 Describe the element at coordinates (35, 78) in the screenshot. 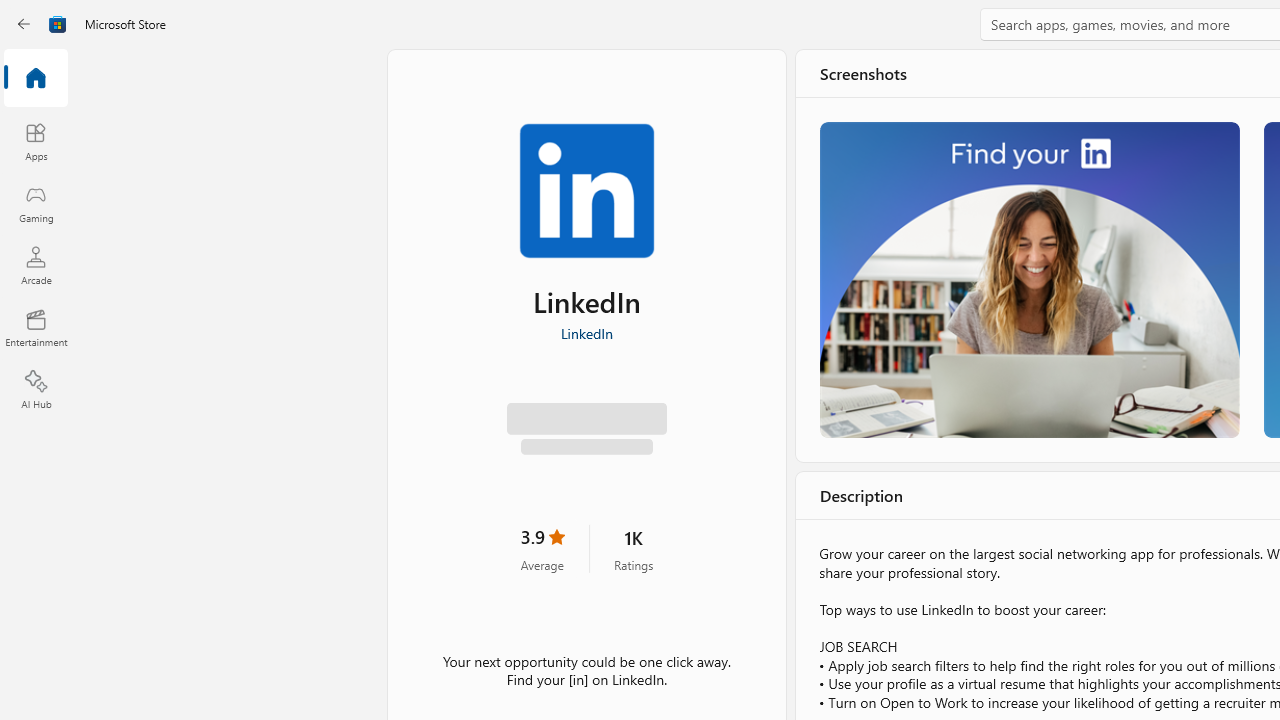

I see `'Home'` at that location.